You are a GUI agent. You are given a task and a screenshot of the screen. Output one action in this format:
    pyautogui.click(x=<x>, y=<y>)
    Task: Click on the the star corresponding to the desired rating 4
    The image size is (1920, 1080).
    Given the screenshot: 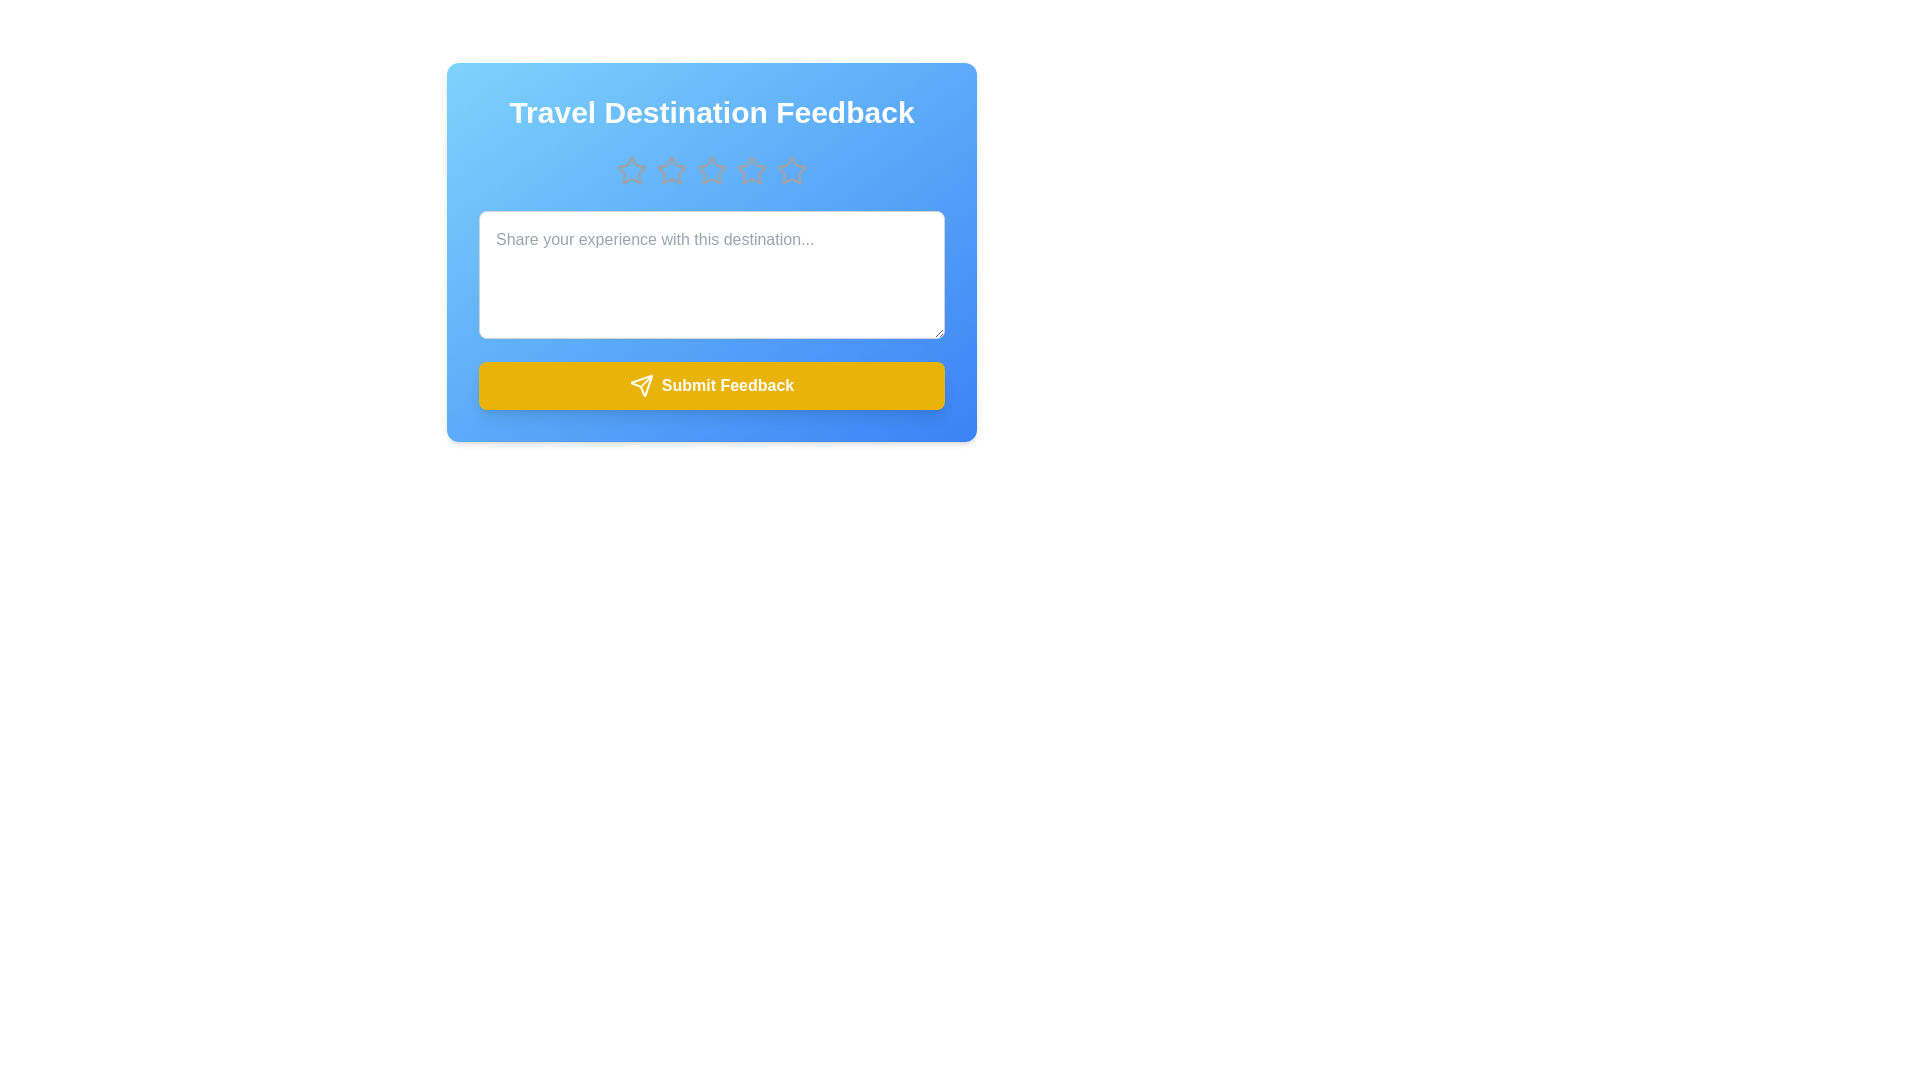 What is the action you would take?
    pyautogui.click(x=751, y=169)
    